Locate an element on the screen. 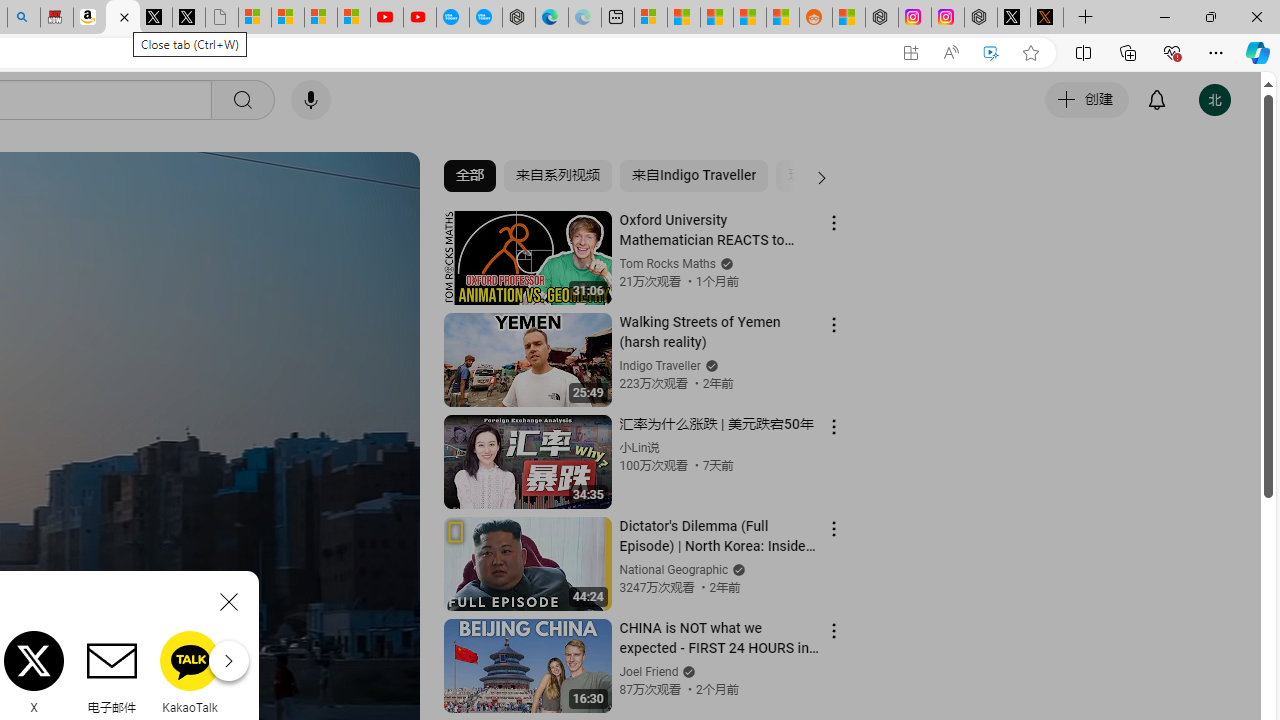 The width and height of the screenshot is (1280, 720). 'App available. Install YouTube' is located at coordinates (909, 52).